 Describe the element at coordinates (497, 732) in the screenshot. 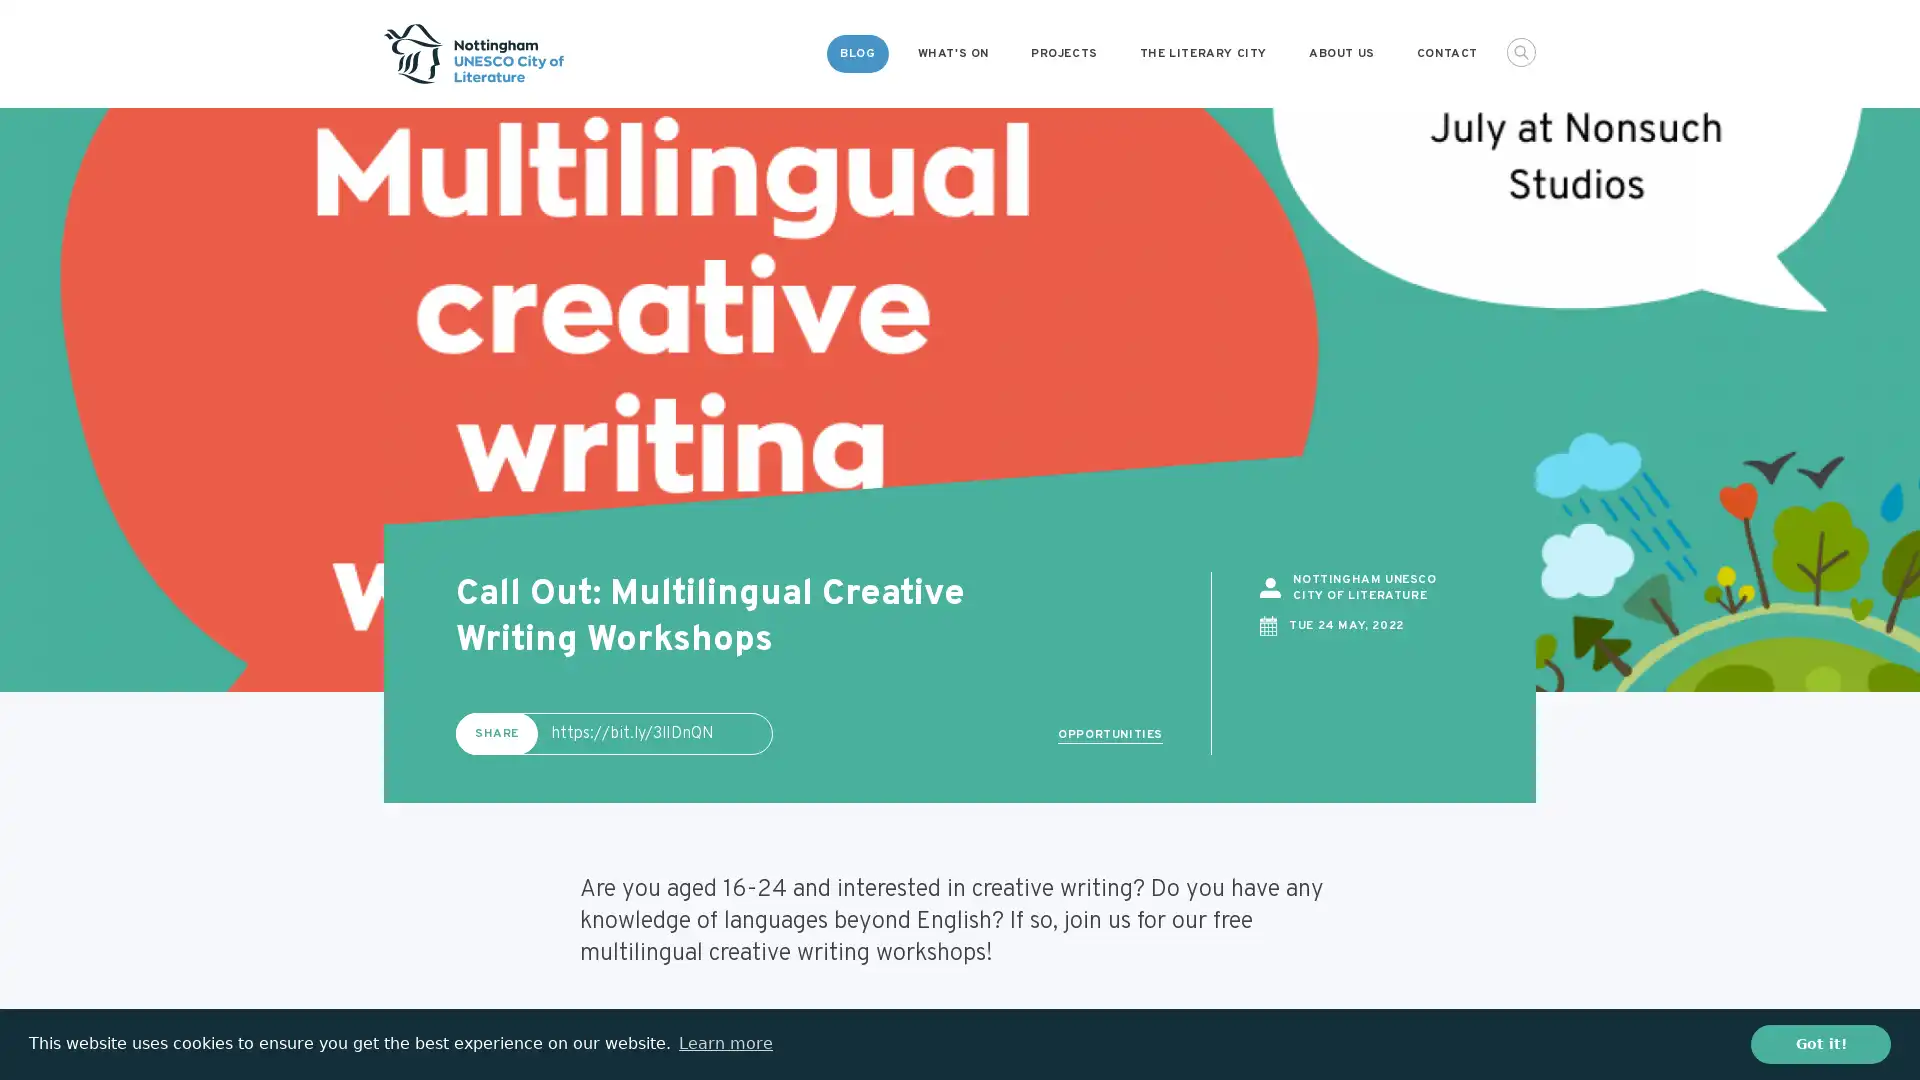

I see `SHARE` at that location.